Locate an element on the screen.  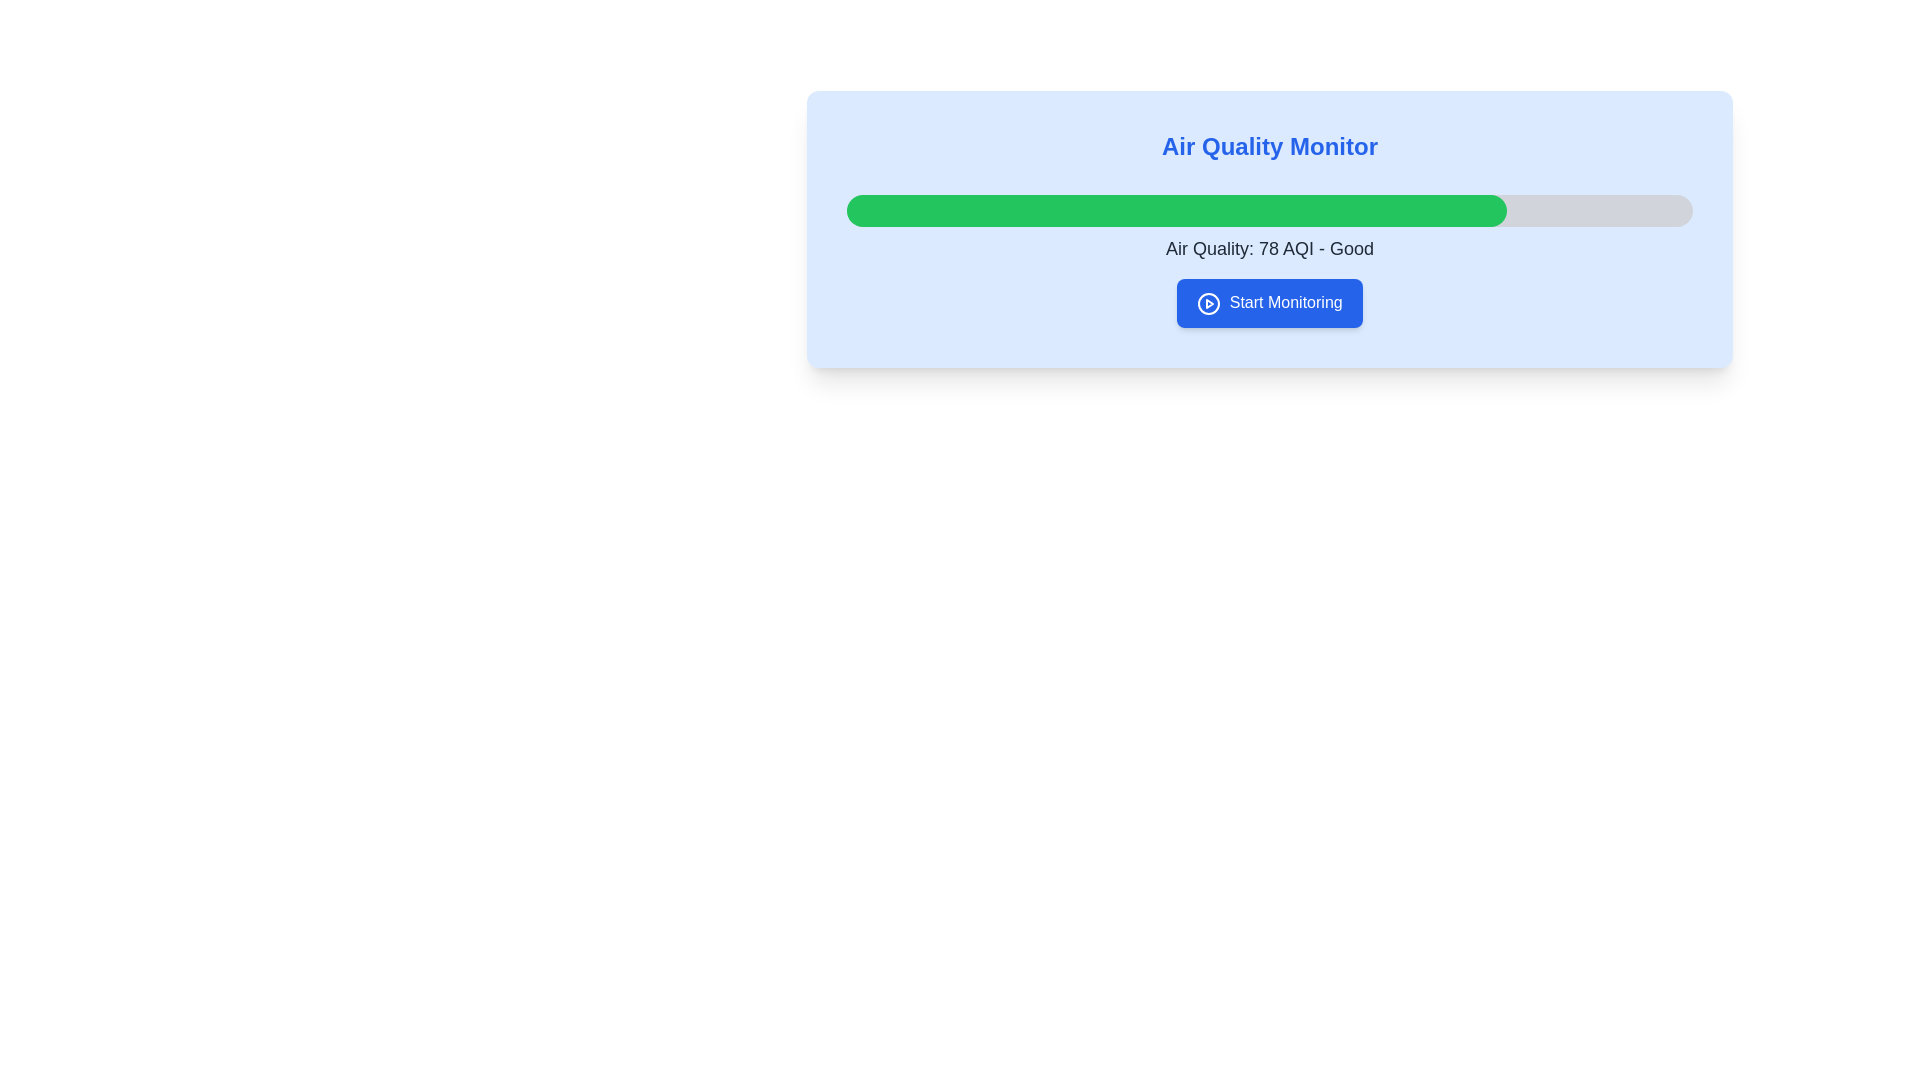
the second progress bar in the 'Air Quality Monitor' interface, which visually represents an air quality level of 78 AQI - Good is located at coordinates (1269, 211).